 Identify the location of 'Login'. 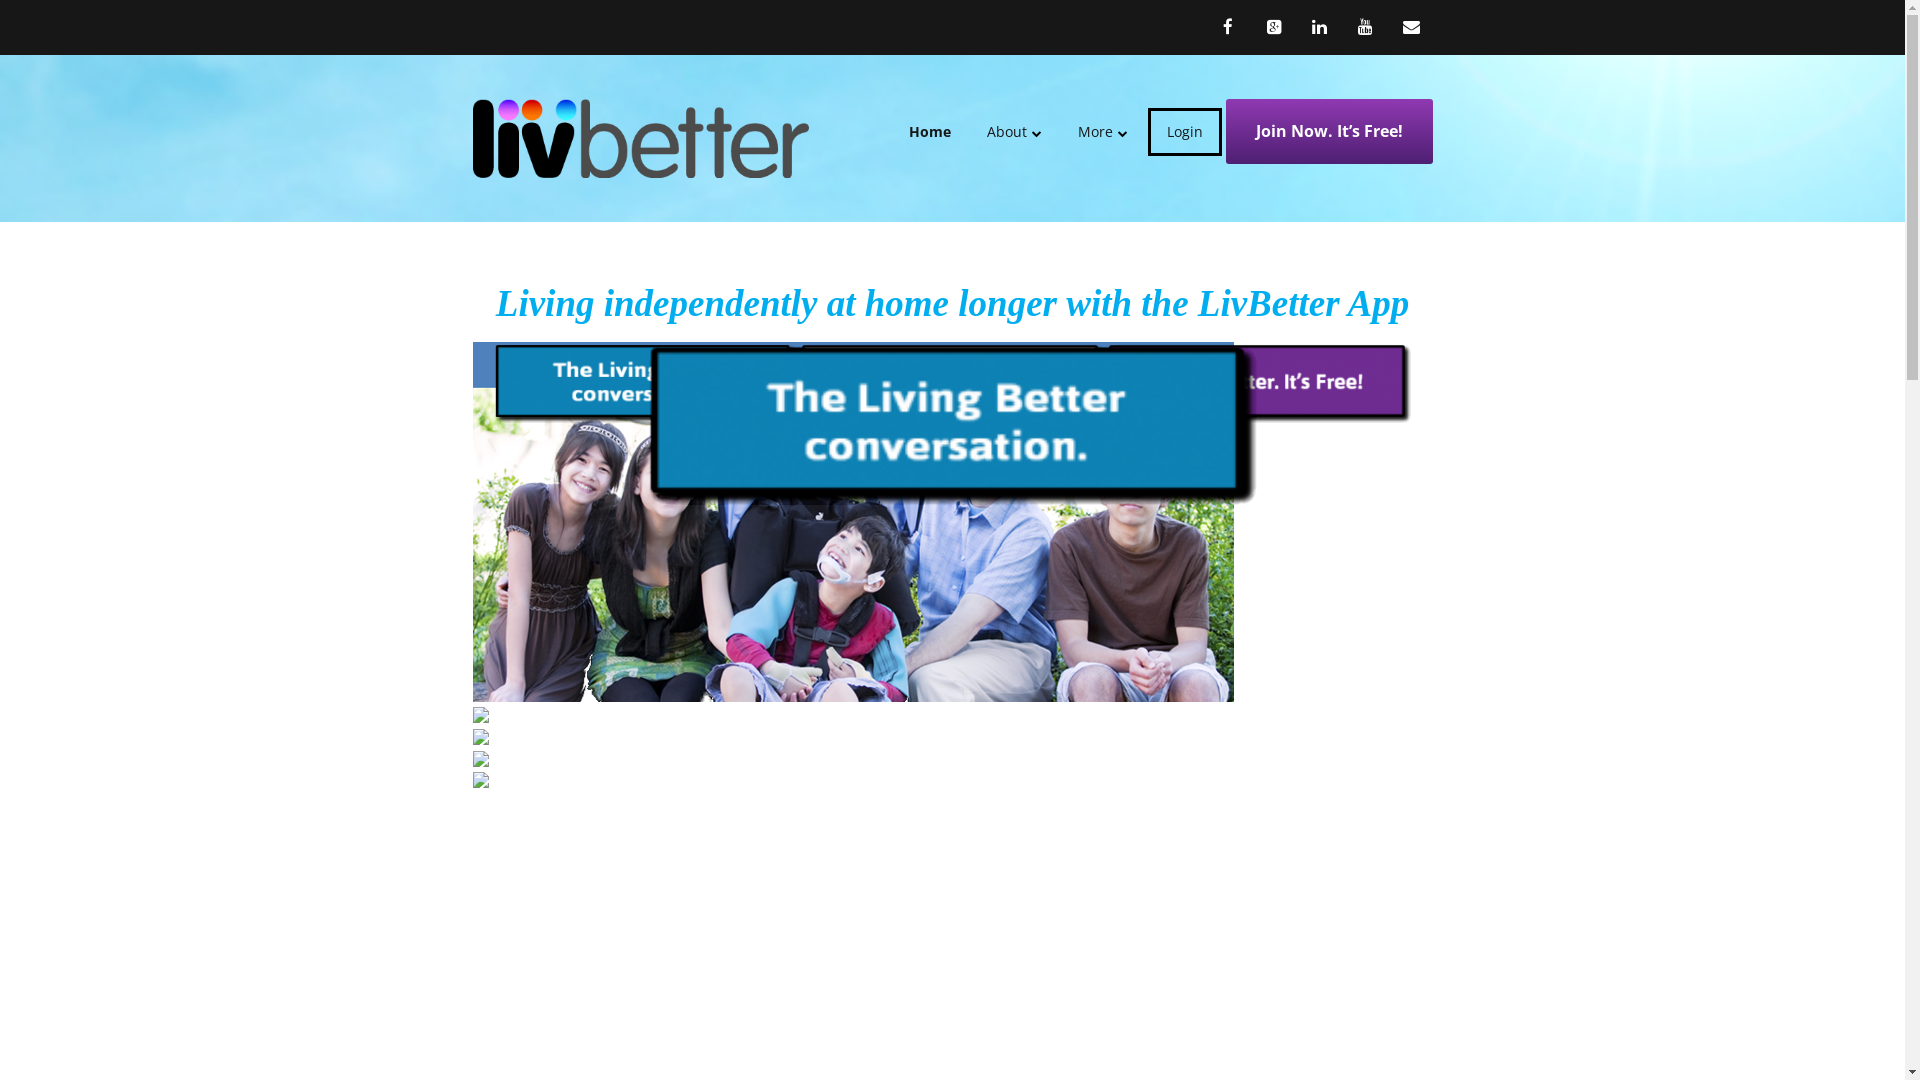
(1185, 131).